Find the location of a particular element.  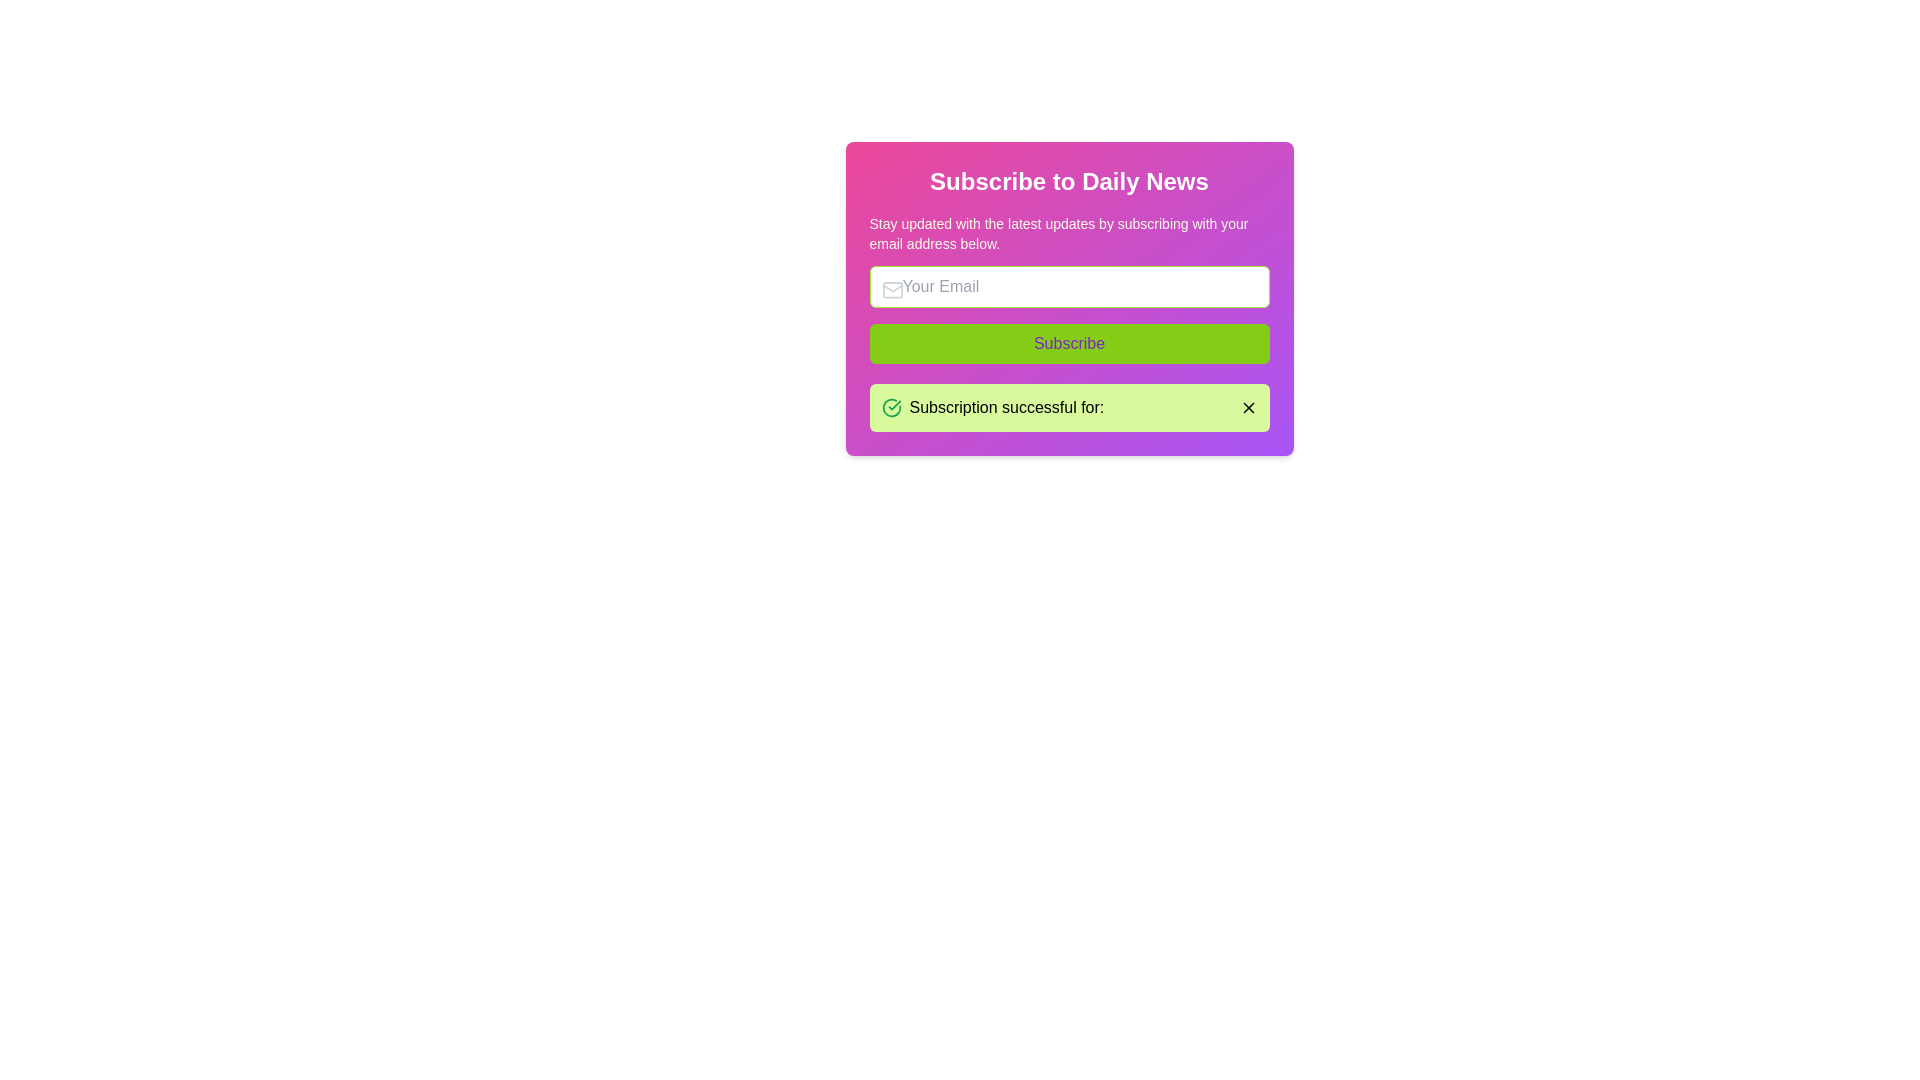

the subscription button located centrally in the lower half of the interface to initiate the subscription process is located at coordinates (1068, 342).